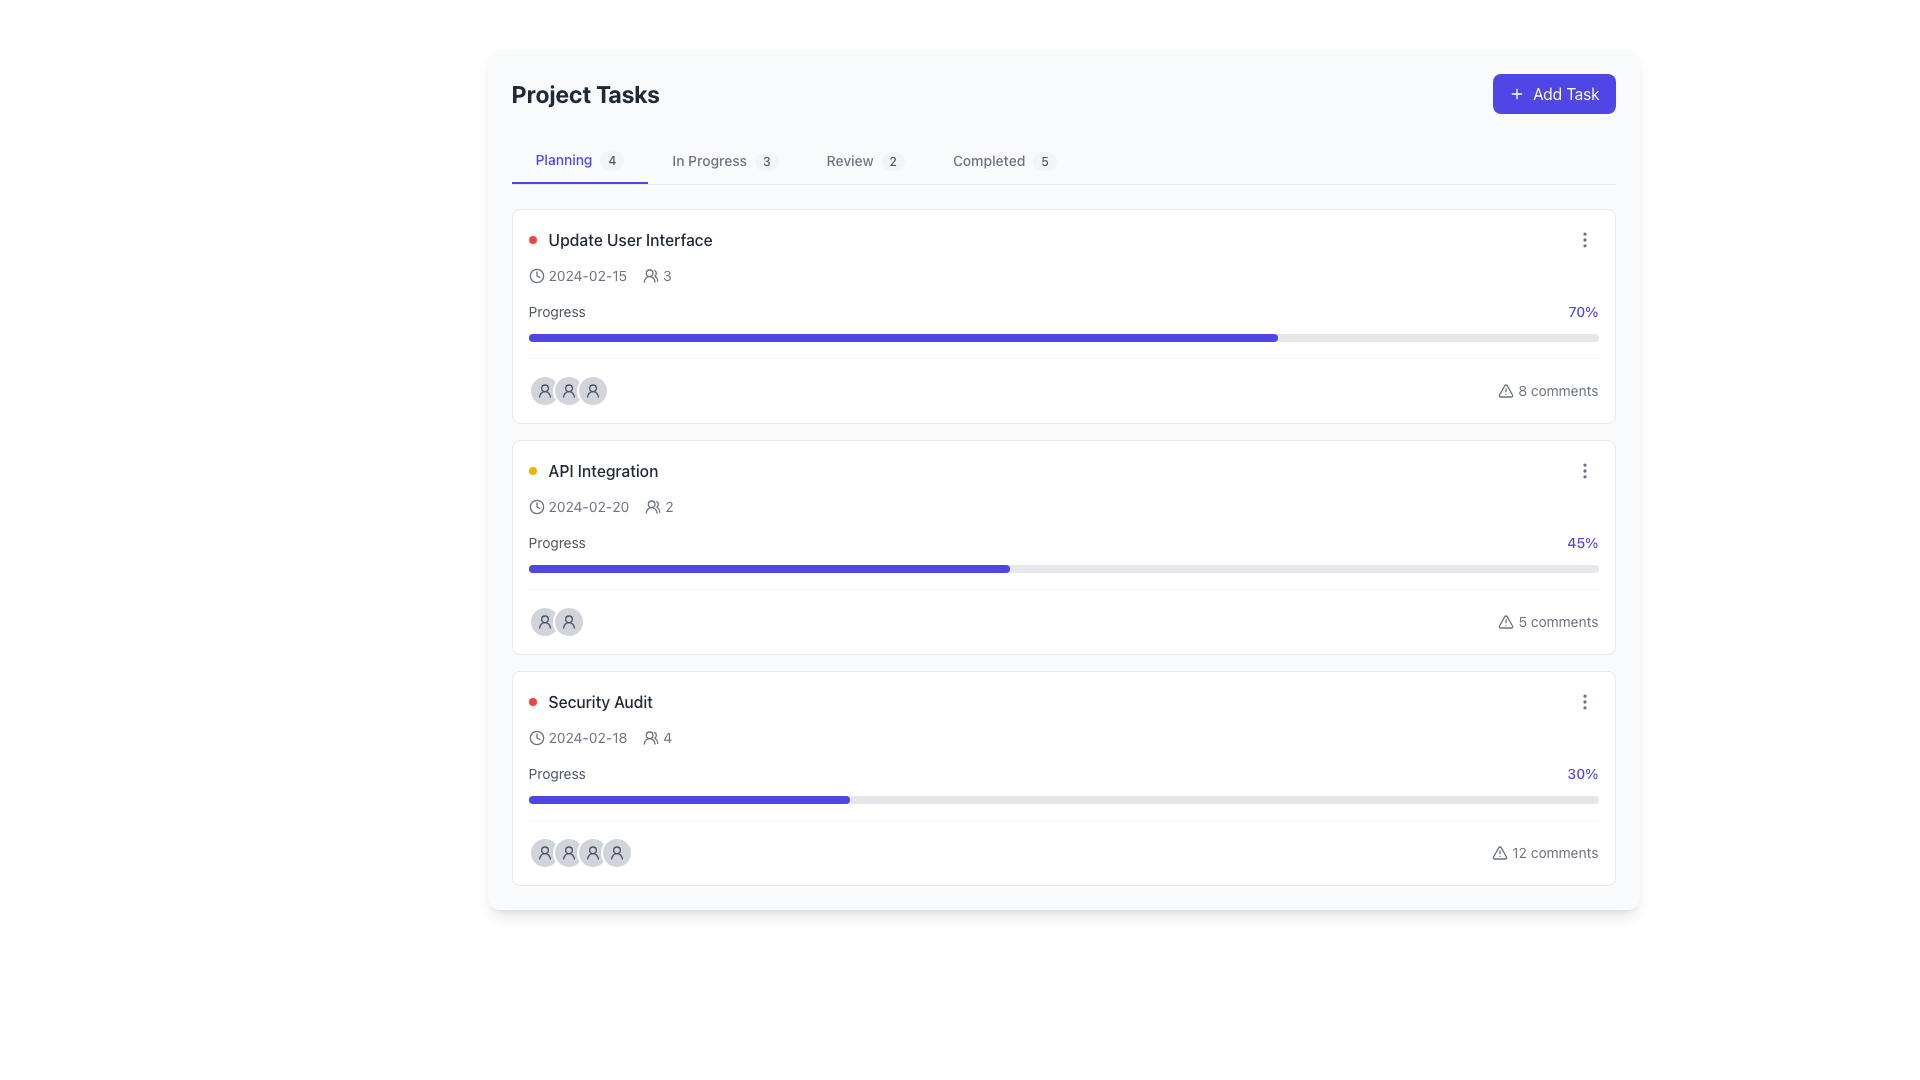 Image resolution: width=1920 pixels, height=1080 pixels. I want to click on the static text displaying the percentage value, which is located at the far-right side of the task card, aligned with the 'Progress' text and the progress bar, so click(1582, 773).